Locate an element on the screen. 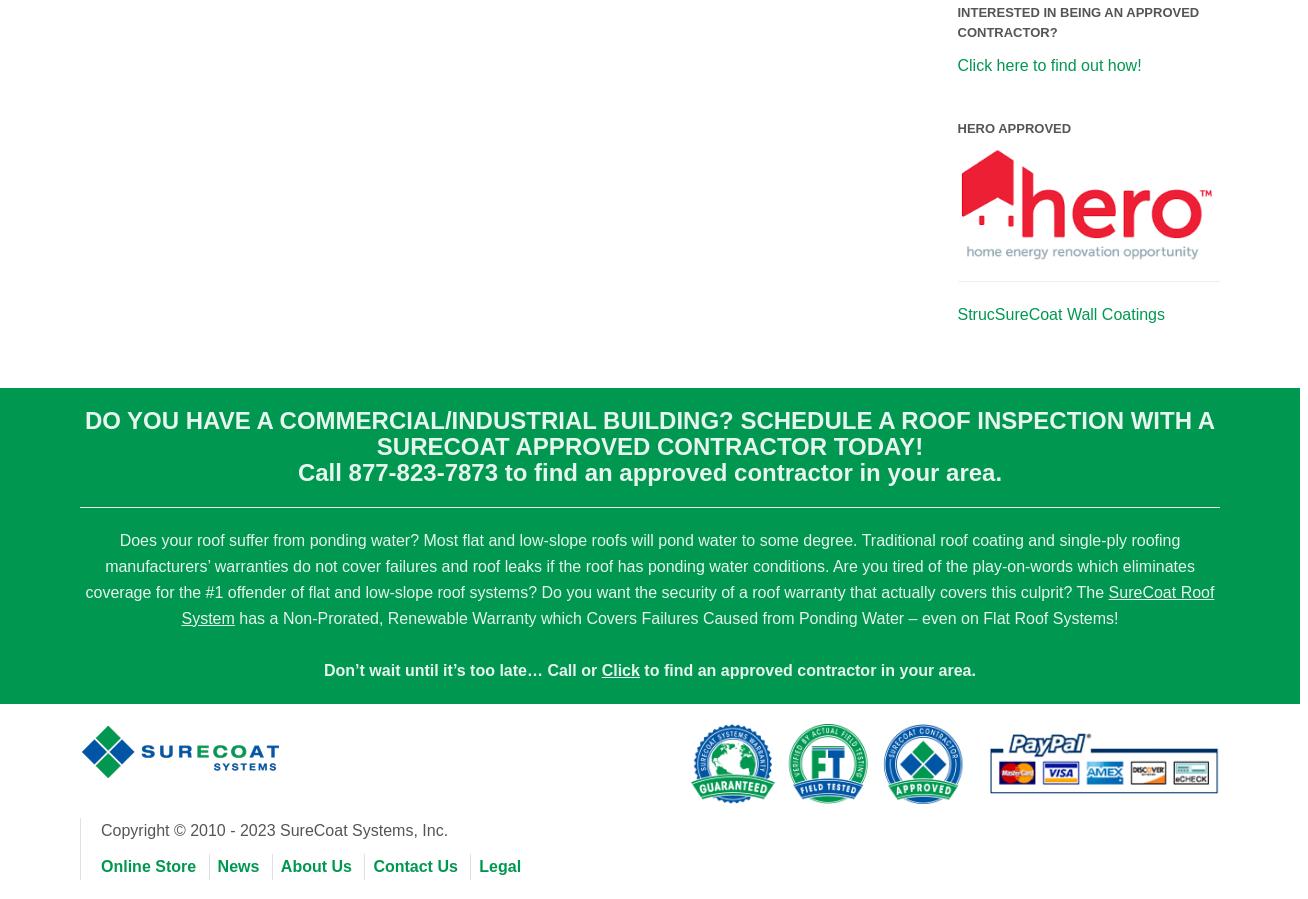 Image resolution: width=1308 pixels, height=899 pixels. 'DO YOU HAVE A COMMERCIAL/INDUSTRIAL BUILDING? SCHEDULE A ROOF INSPECTION WITH A SURECOAT APPROVED CONTRACTOR TODAY!' is located at coordinates (648, 431).